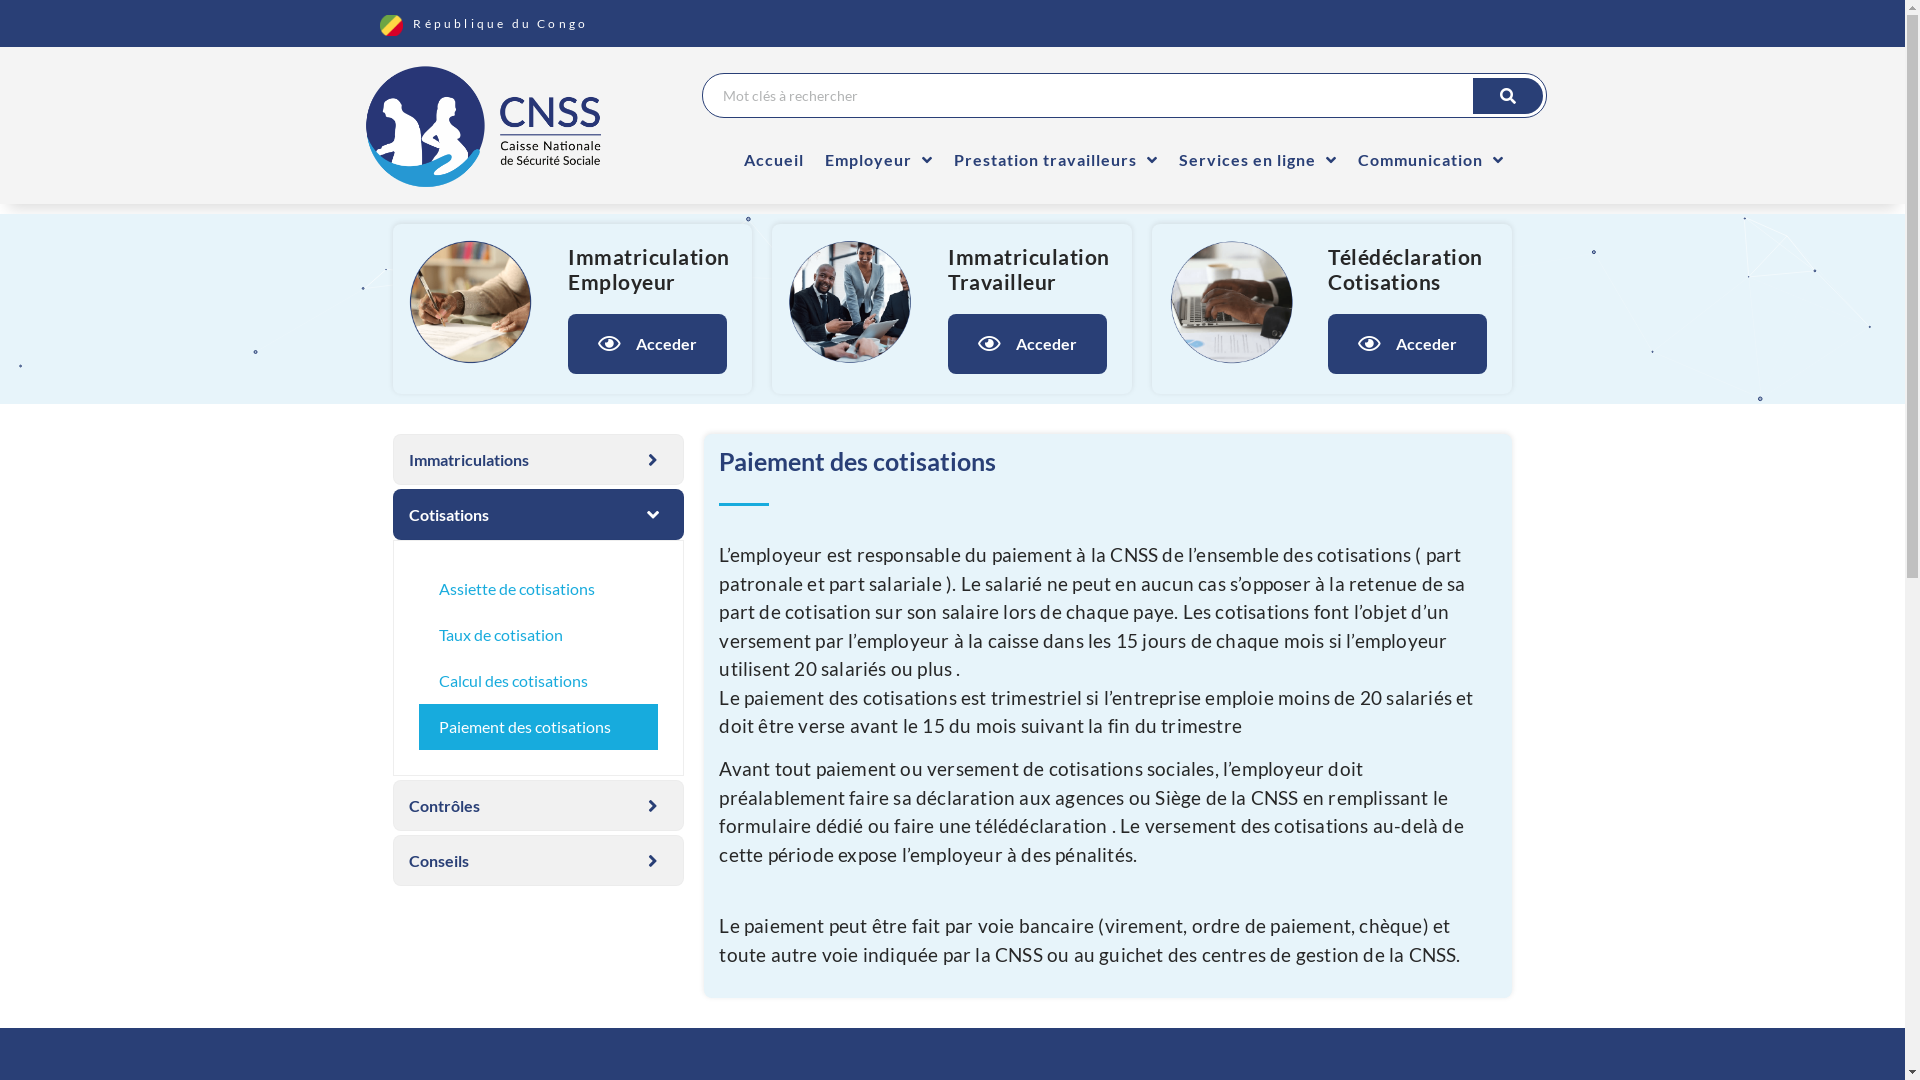 The height and width of the screenshot is (1080, 1920). I want to click on 'Acceder', so click(647, 342).